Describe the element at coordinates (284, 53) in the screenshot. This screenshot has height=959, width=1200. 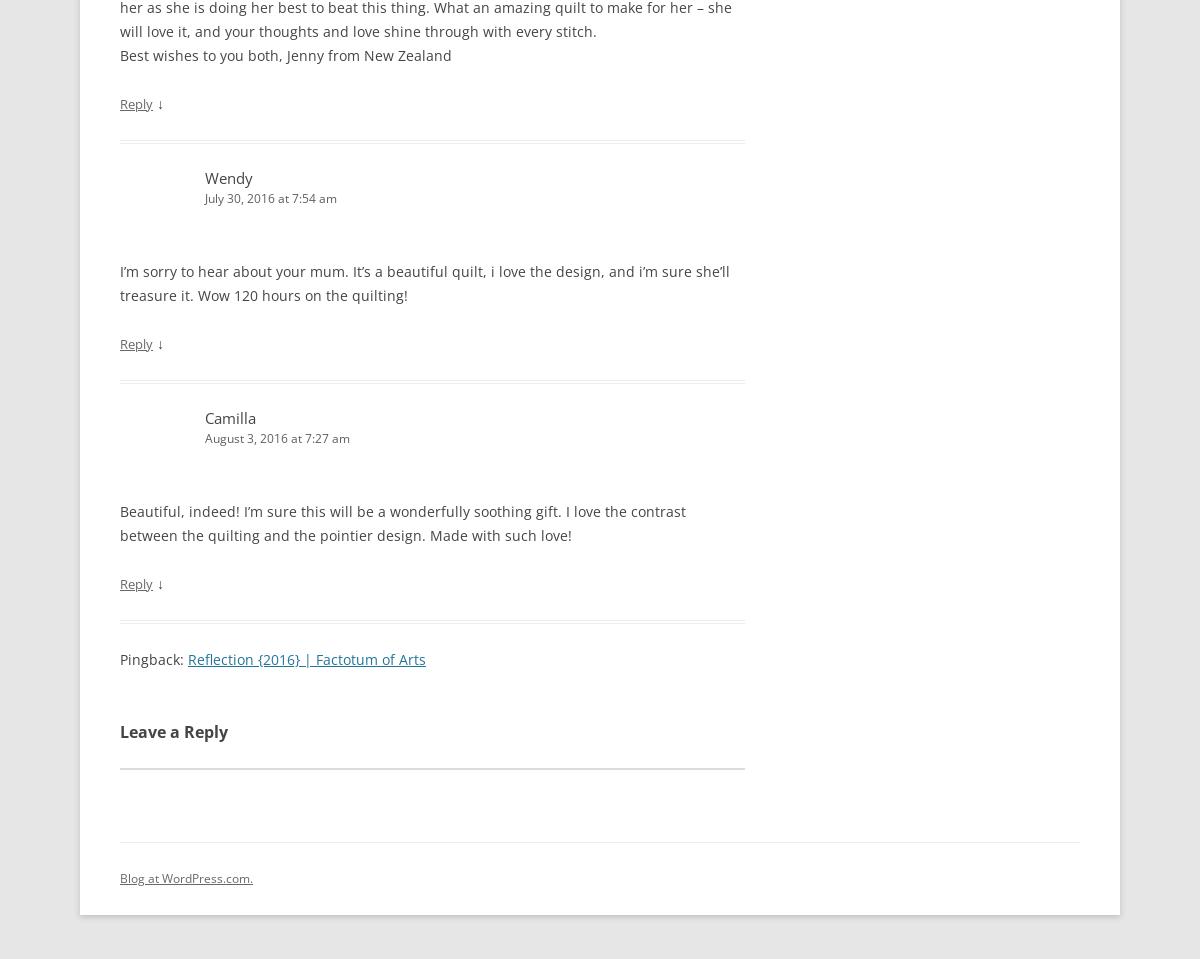
I see `'Best wishes to you both, Jenny from New Zealand'` at that location.